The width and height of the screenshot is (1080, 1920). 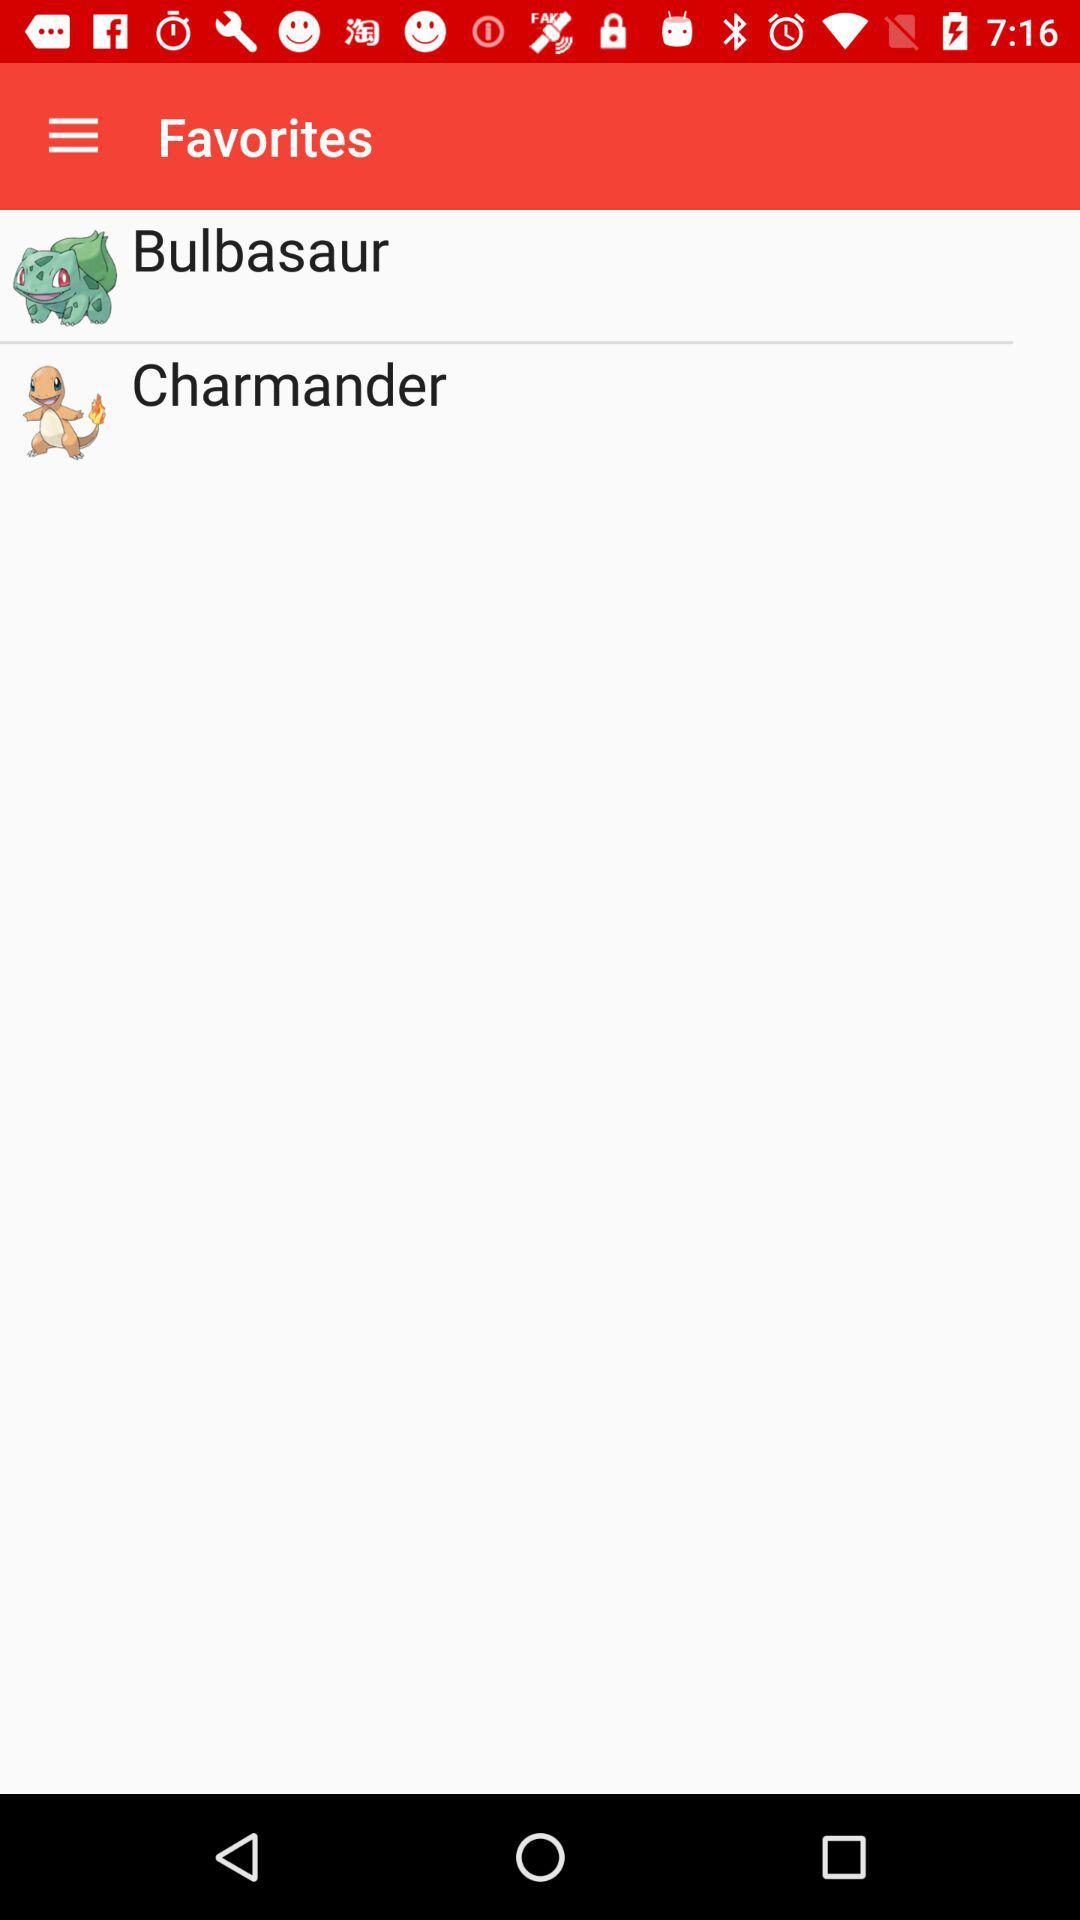 I want to click on item to the left of favorites item, so click(x=72, y=135).